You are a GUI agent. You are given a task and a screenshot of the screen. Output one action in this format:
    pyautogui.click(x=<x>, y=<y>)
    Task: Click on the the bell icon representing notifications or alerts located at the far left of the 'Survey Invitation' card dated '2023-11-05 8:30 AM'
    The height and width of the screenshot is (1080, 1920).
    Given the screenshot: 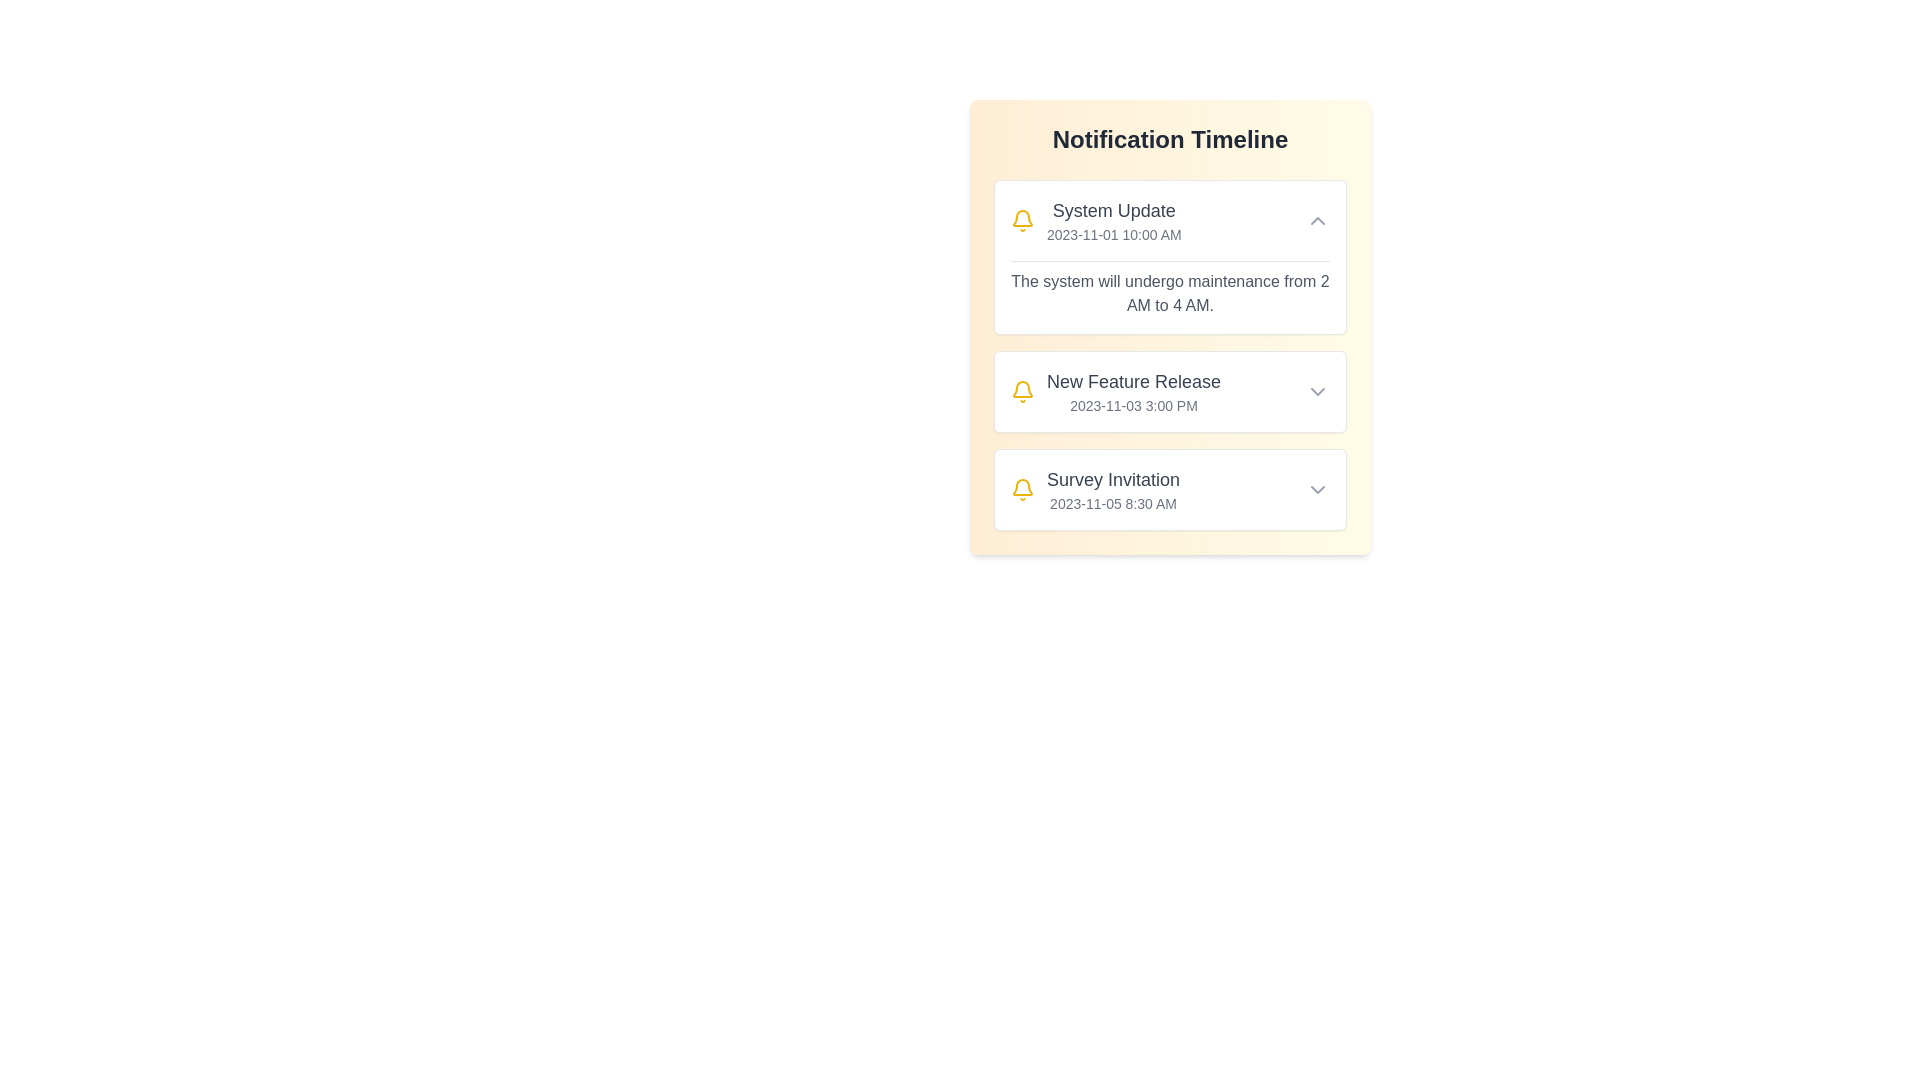 What is the action you would take?
    pyautogui.click(x=1022, y=220)
    